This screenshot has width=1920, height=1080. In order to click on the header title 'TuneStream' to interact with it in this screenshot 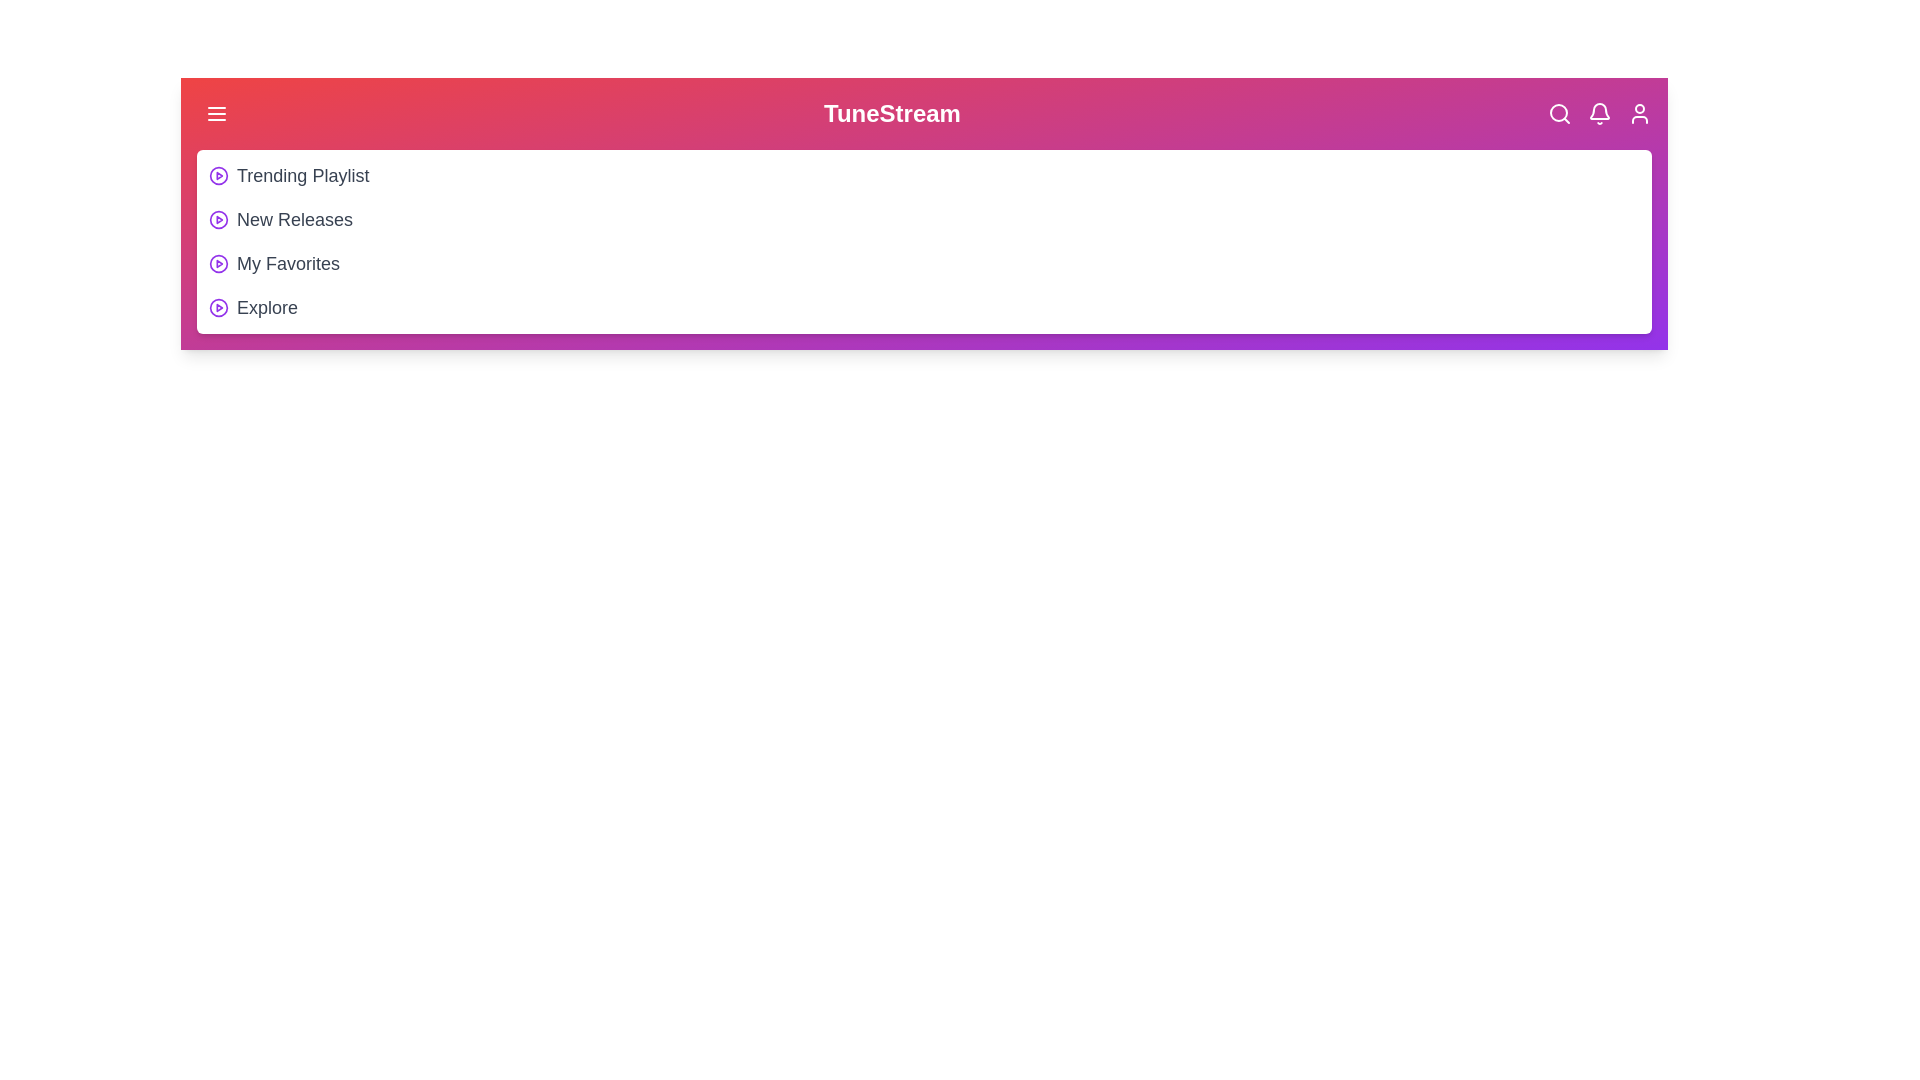, I will do `click(891, 114)`.